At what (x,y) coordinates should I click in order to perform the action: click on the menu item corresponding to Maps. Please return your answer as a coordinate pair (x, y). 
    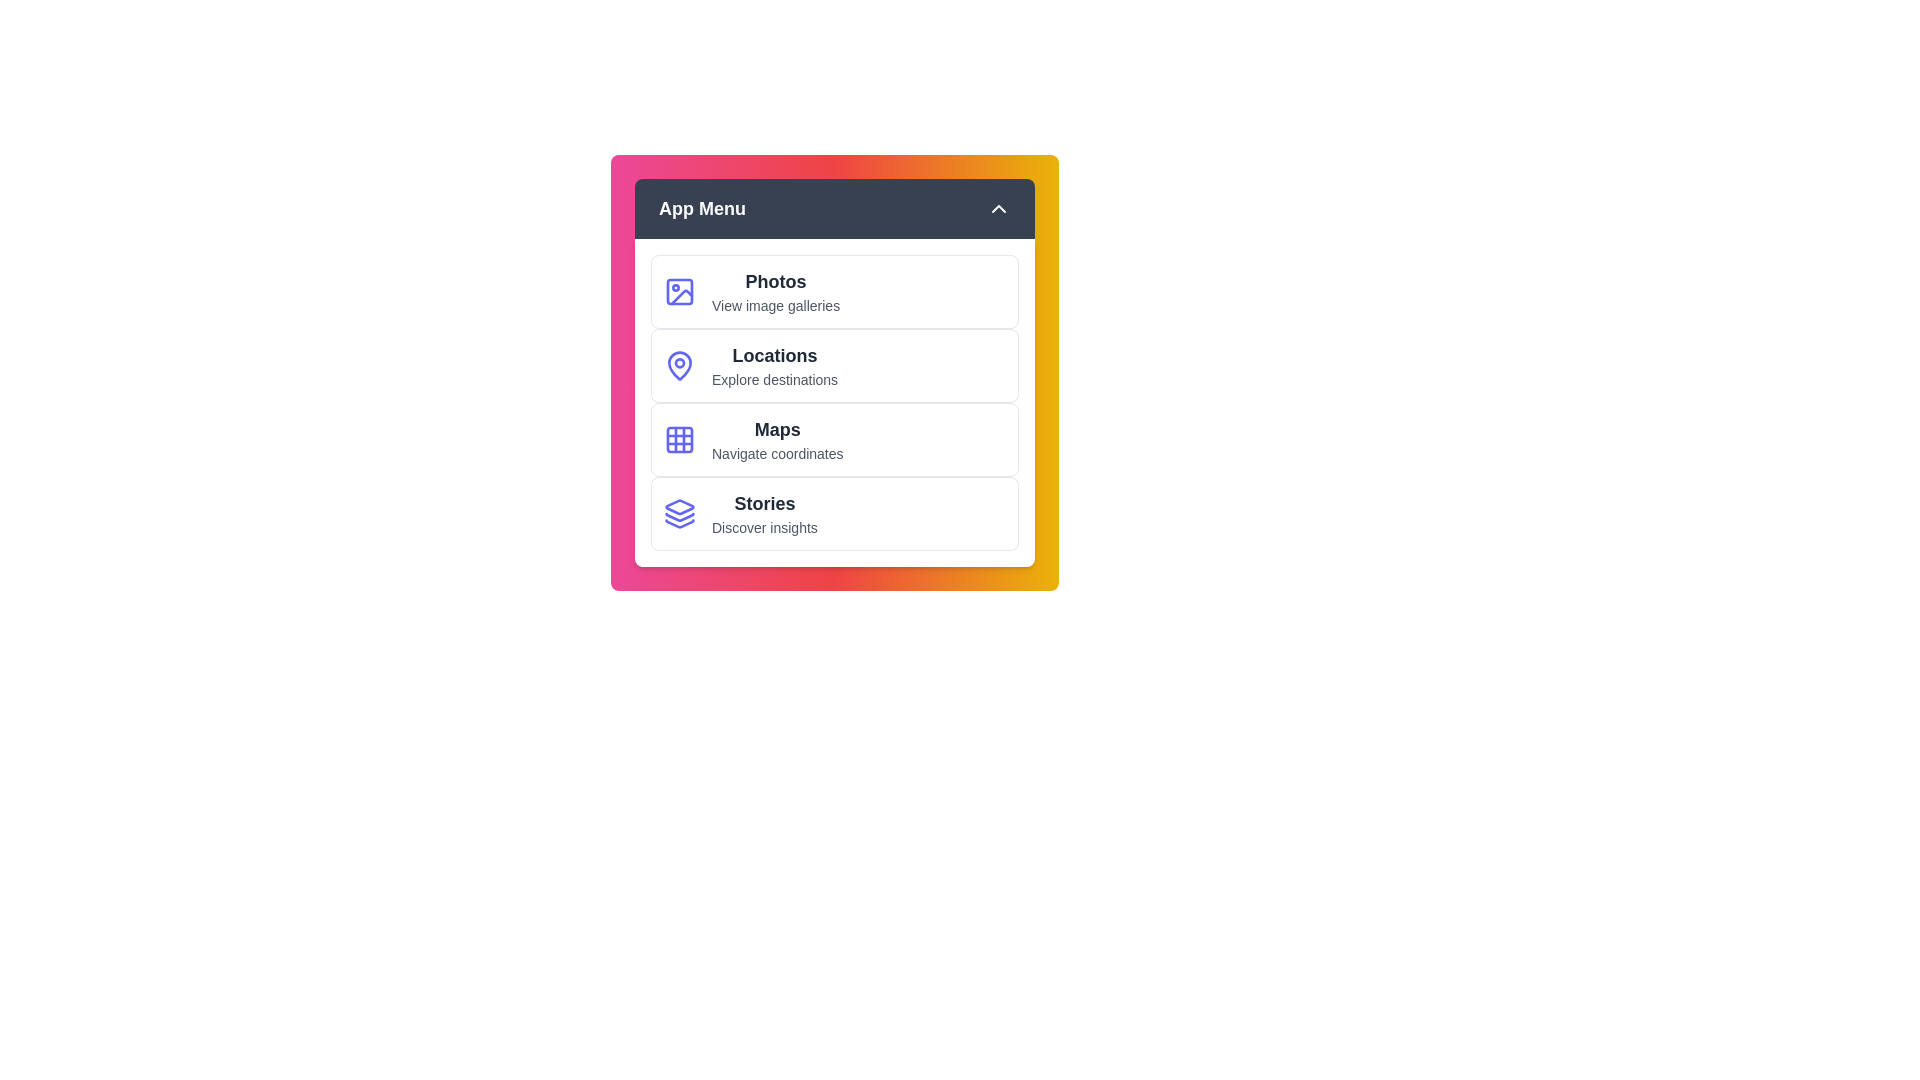
    Looking at the image, I should click on (835, 438).